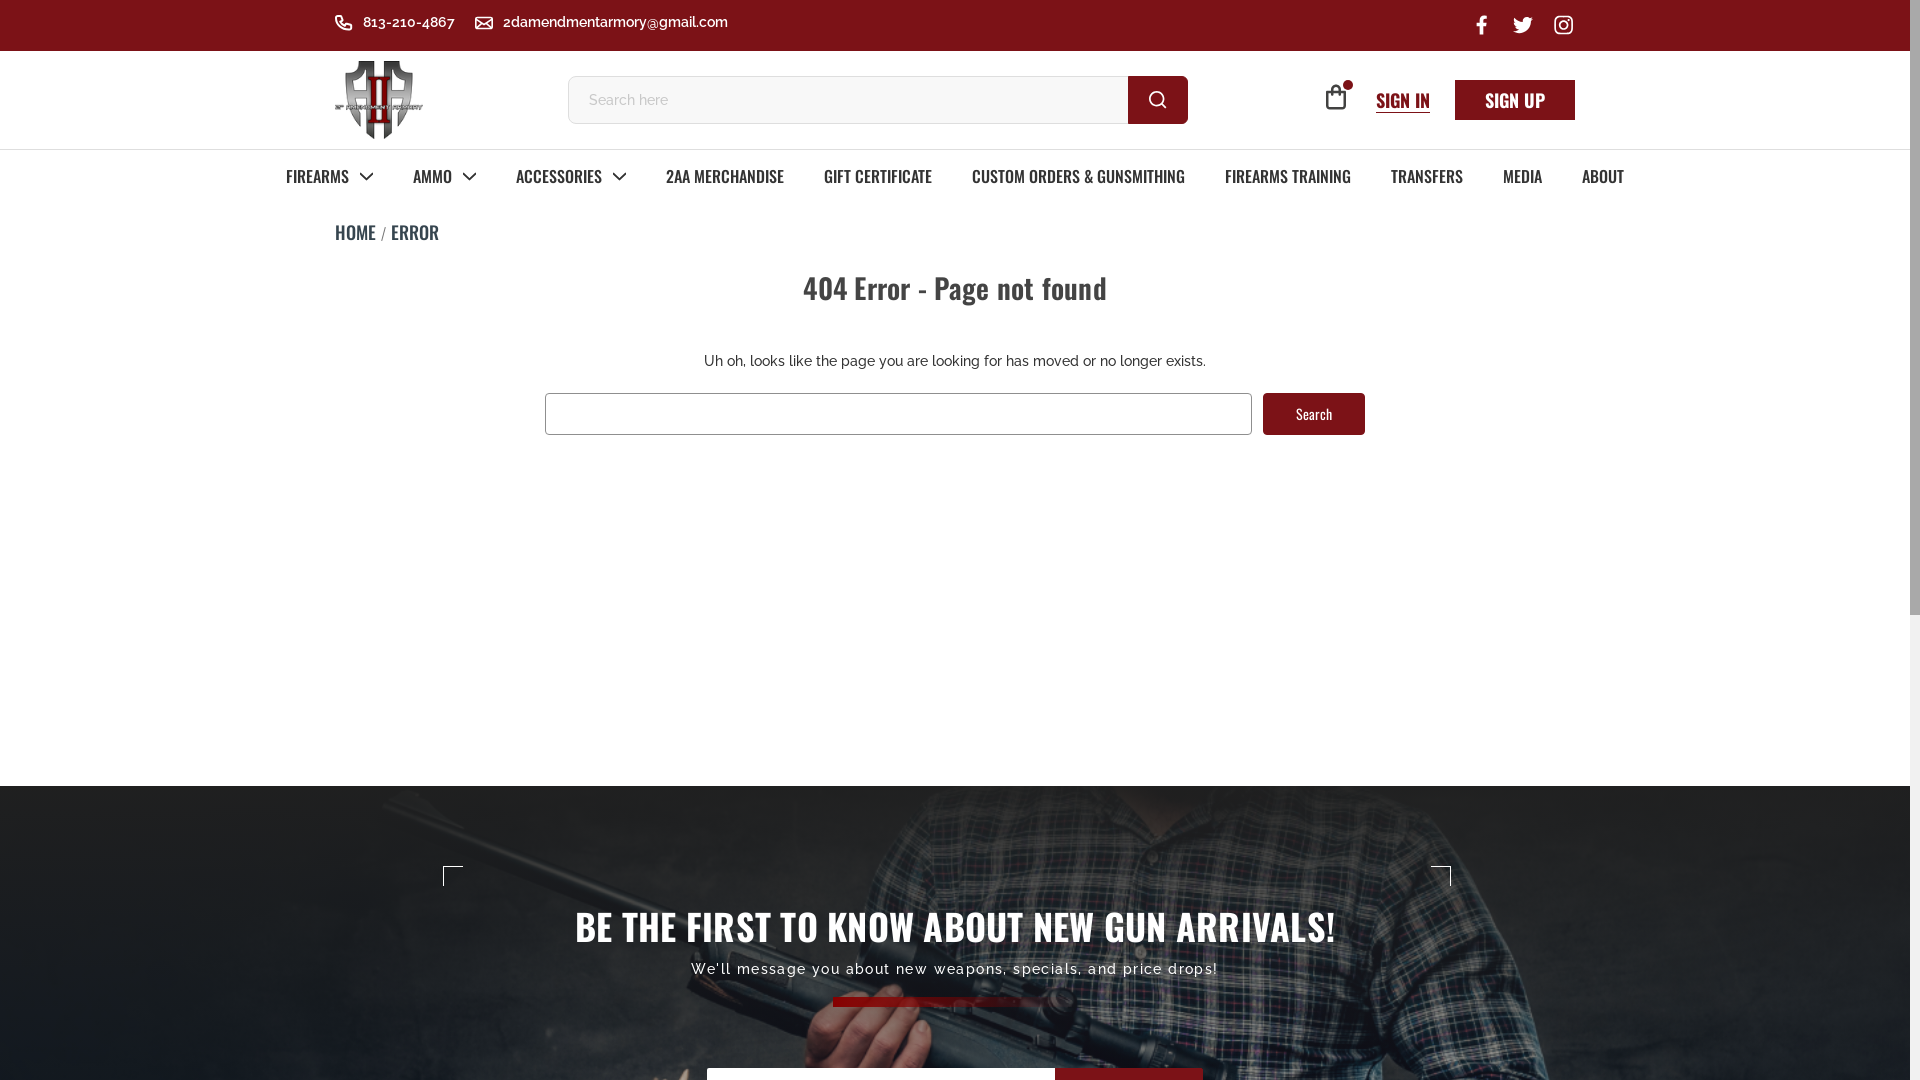 The height and width of the screenshot is (1080, 1920). Describe the element at coordinates (1522, 24) in the screenshot. I see `'Twitter'` at that location.